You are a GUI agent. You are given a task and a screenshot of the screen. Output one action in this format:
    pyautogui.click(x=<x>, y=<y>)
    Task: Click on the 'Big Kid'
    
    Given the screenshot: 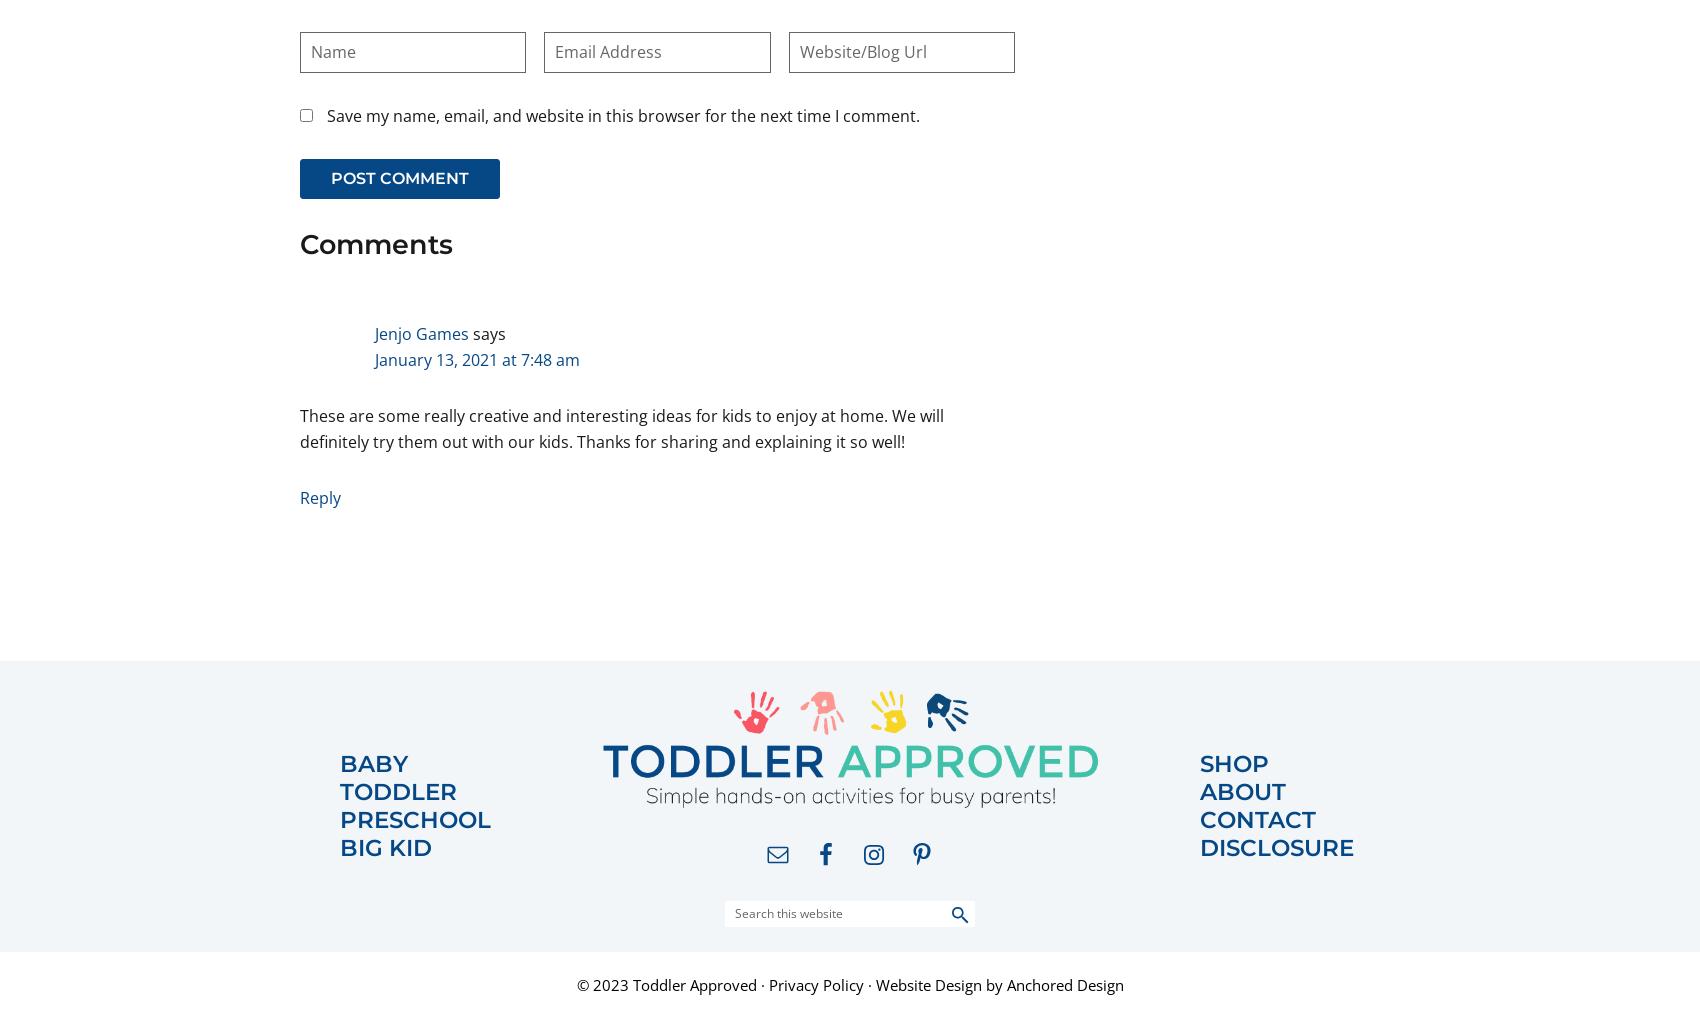 What is the action you would take?
    pyautogui.click(x=339, y=847)
    